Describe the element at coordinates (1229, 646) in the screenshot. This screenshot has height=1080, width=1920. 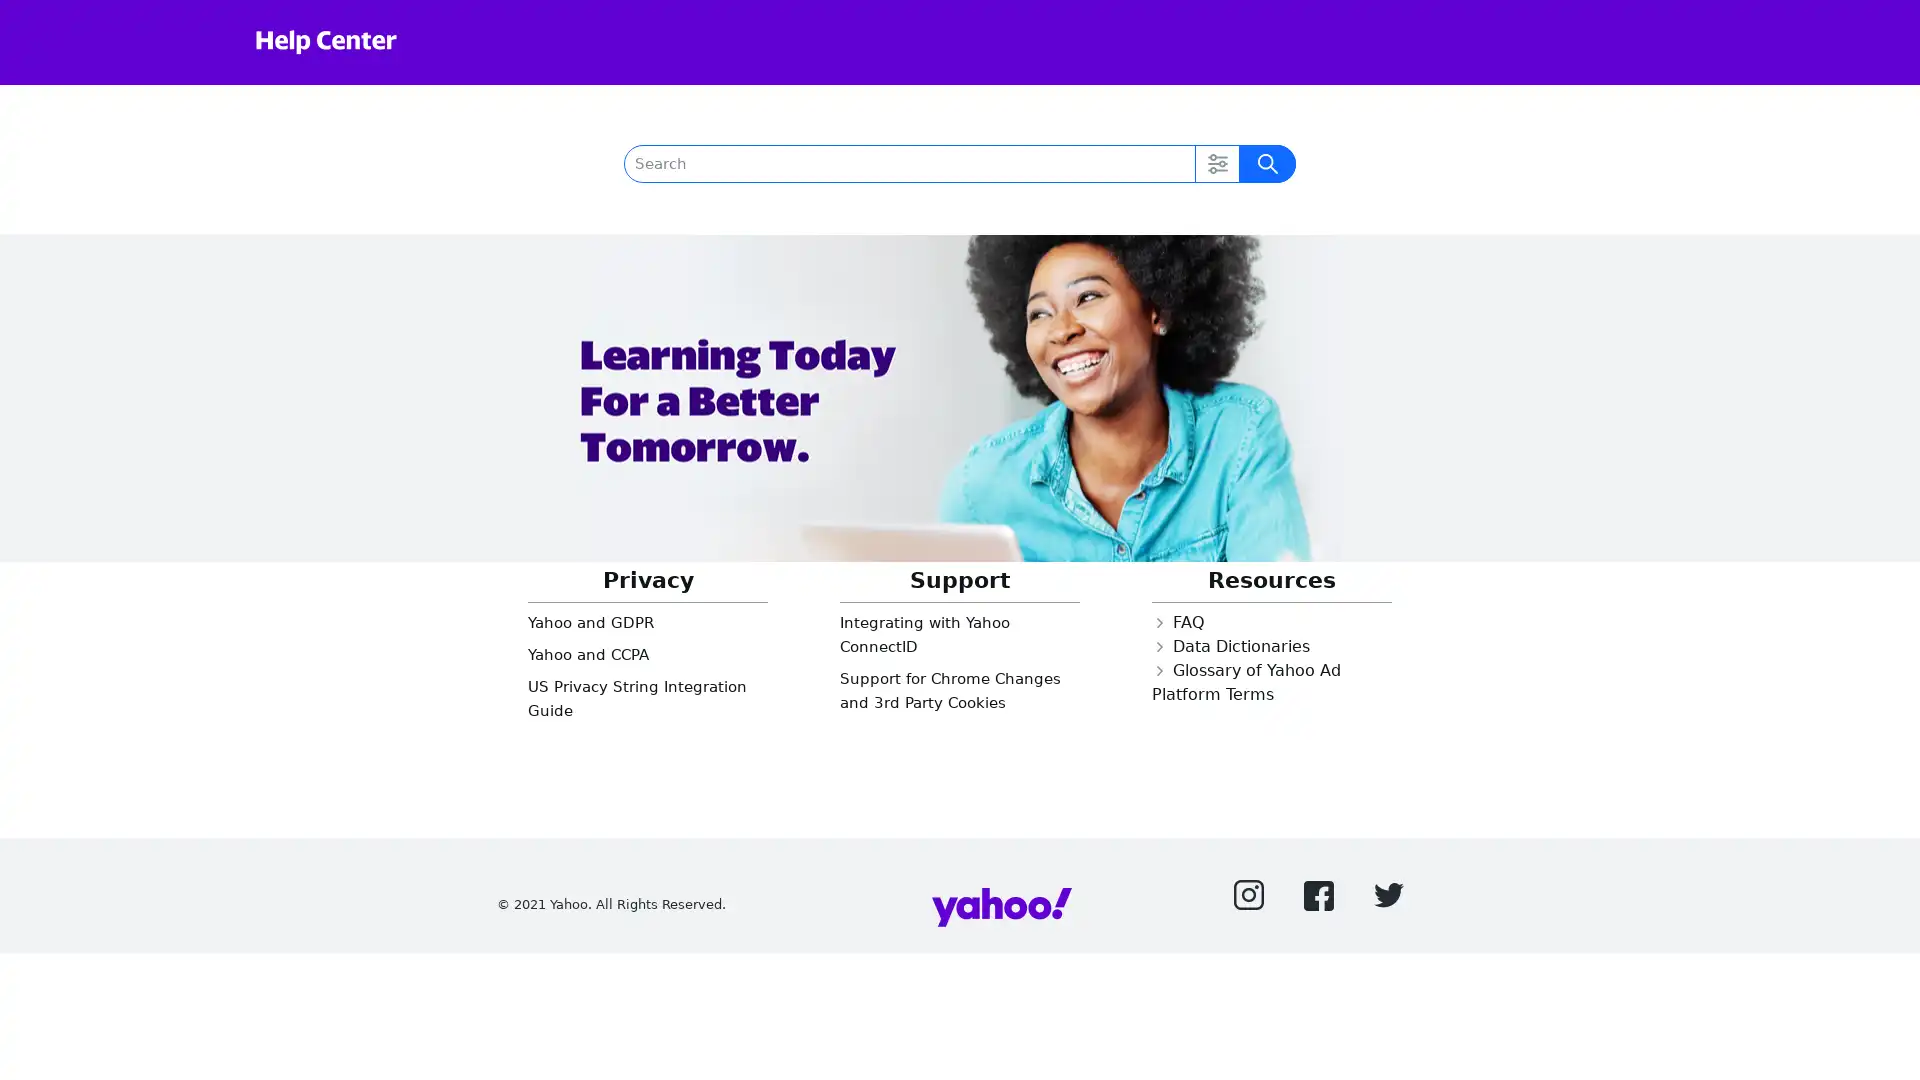
I see `Closed Data Dictionaries` at that location.